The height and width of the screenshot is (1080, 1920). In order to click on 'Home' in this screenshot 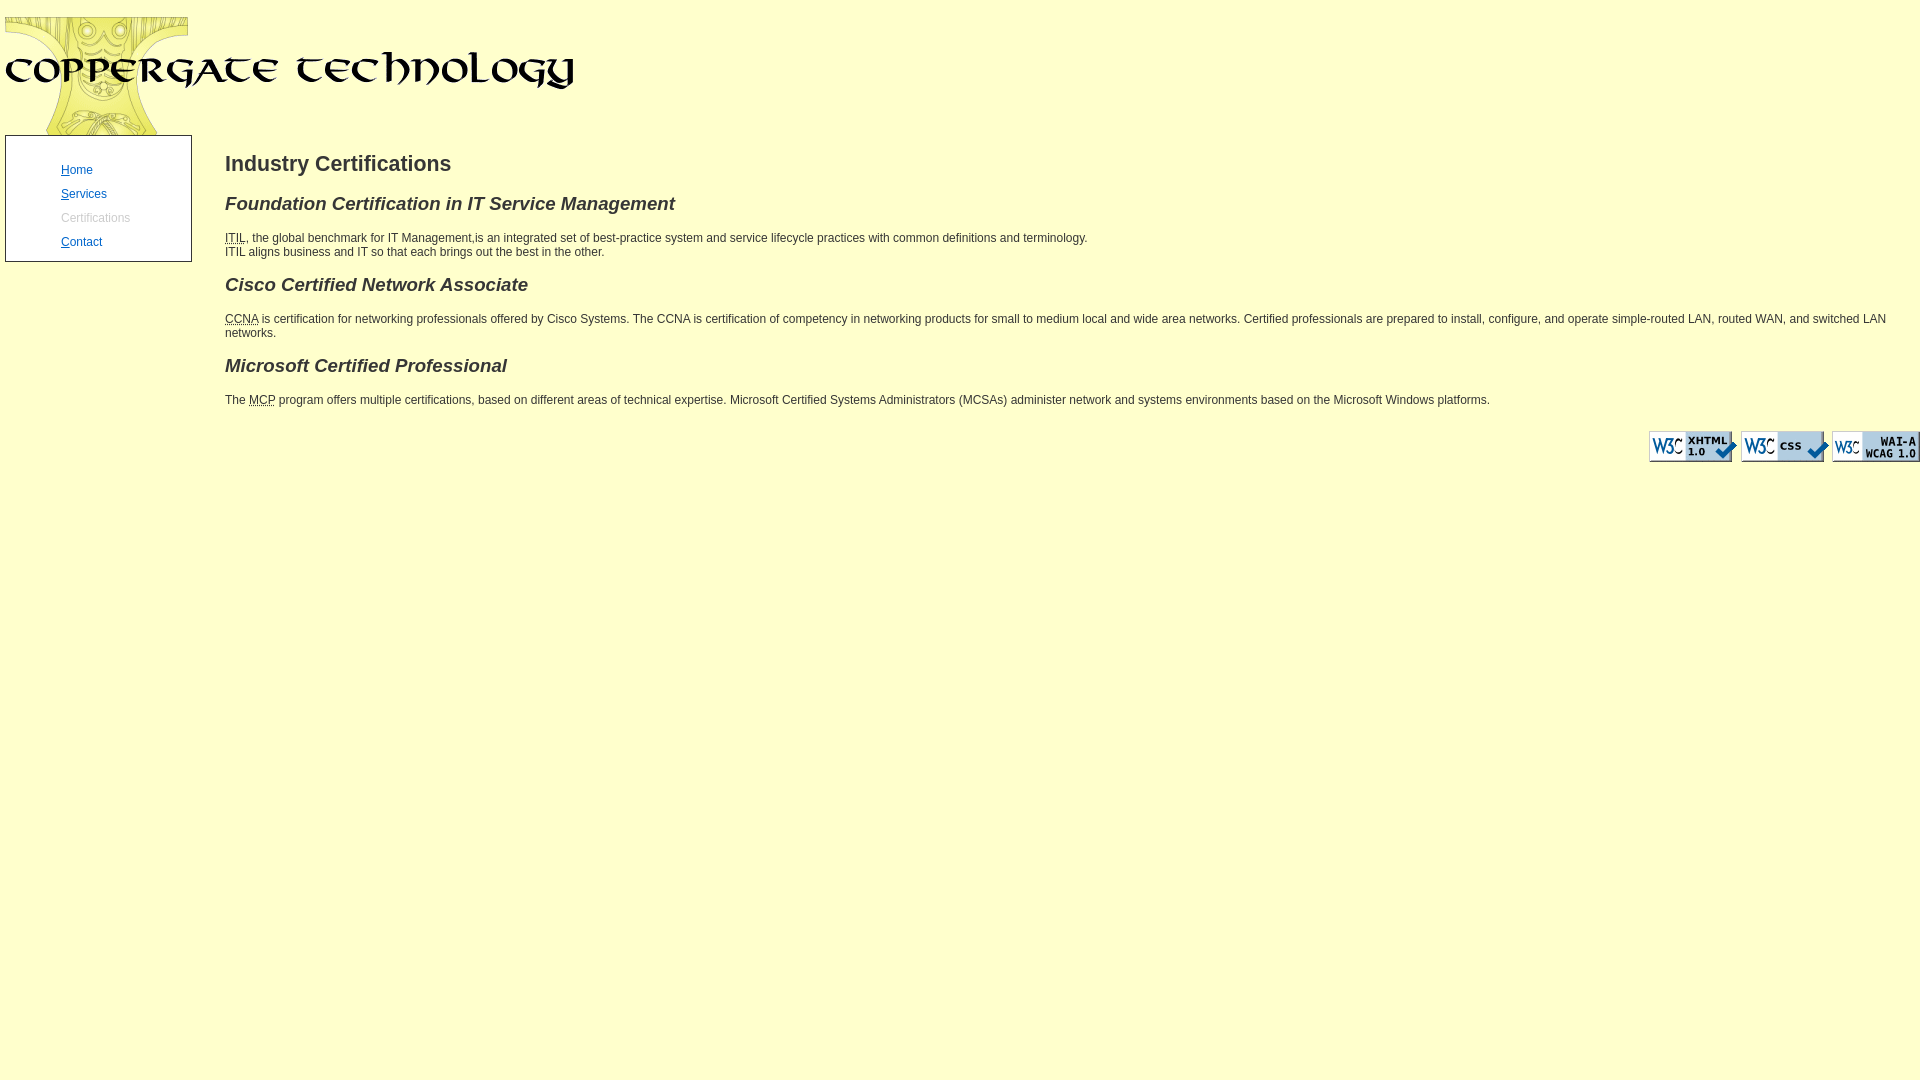, I will do `click(122, 166)`.